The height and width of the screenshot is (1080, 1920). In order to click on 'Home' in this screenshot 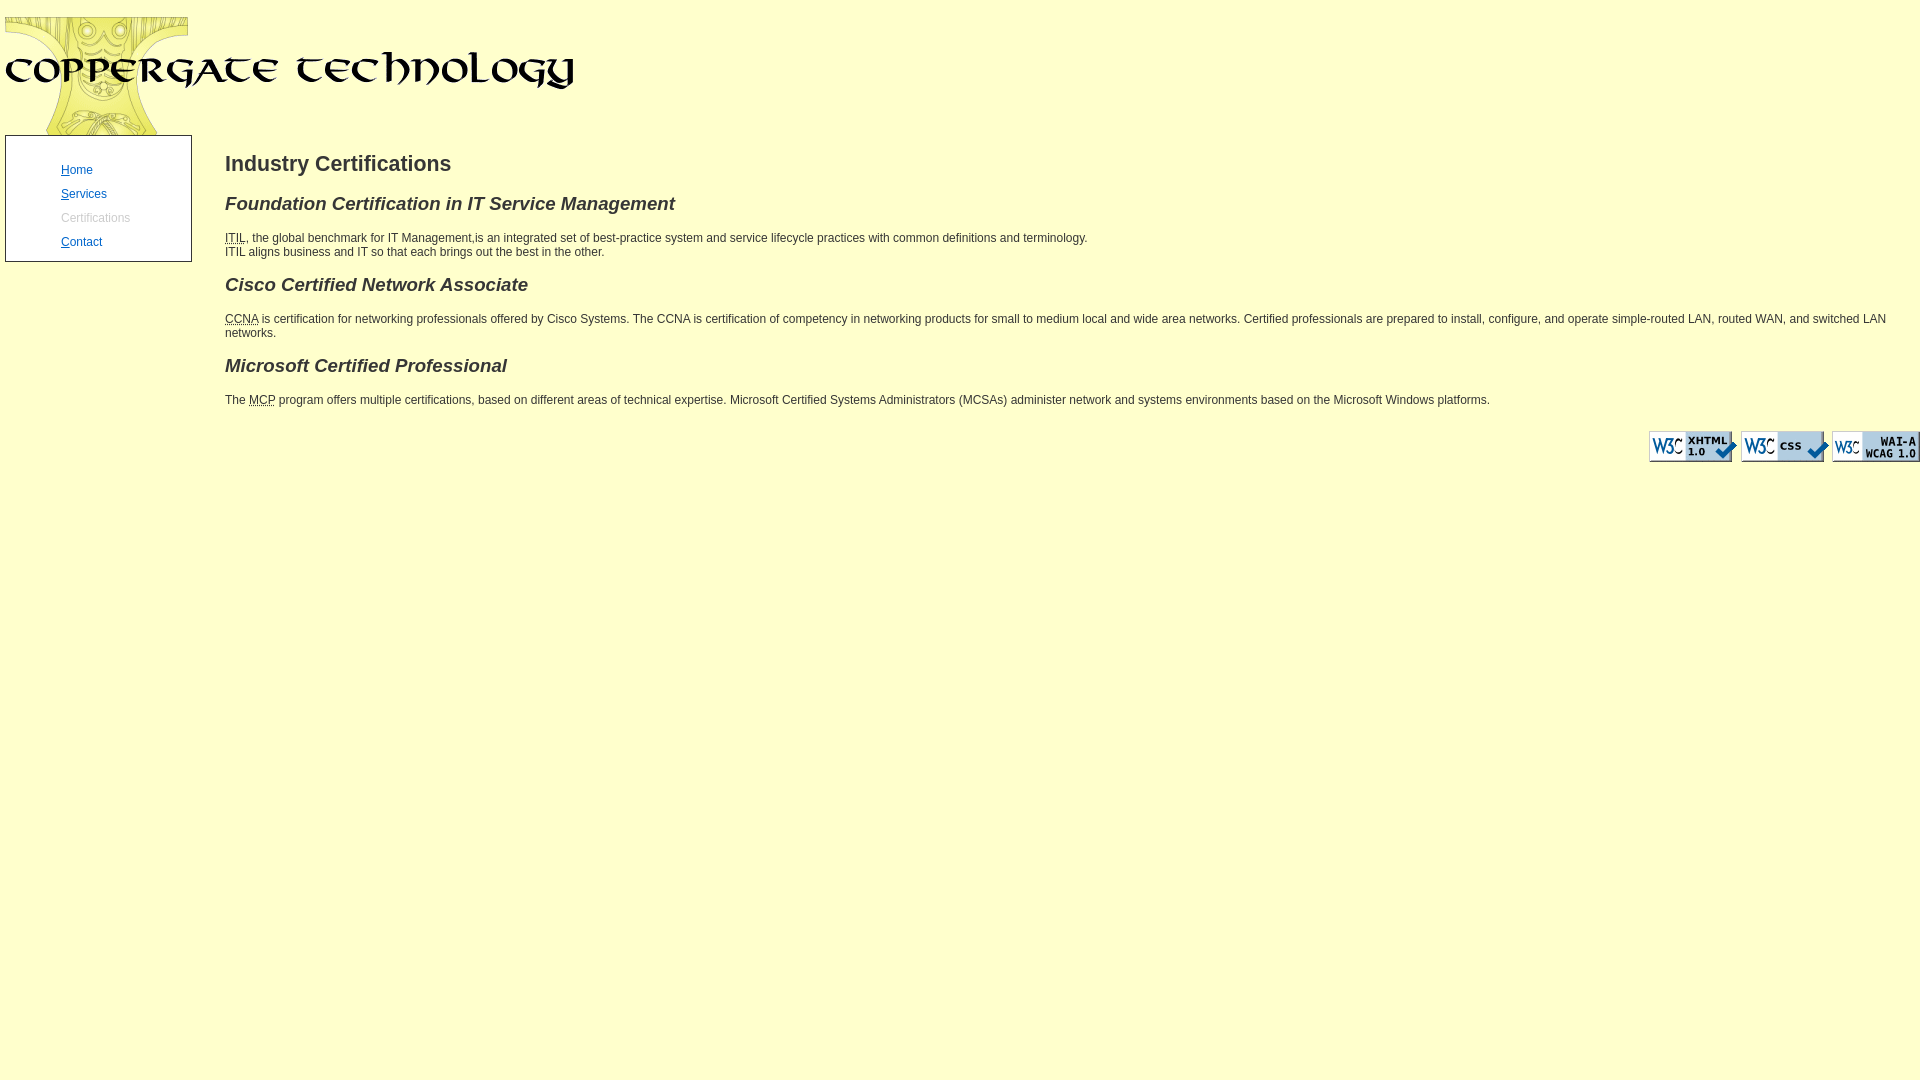, I will do `click(122, 166)`.